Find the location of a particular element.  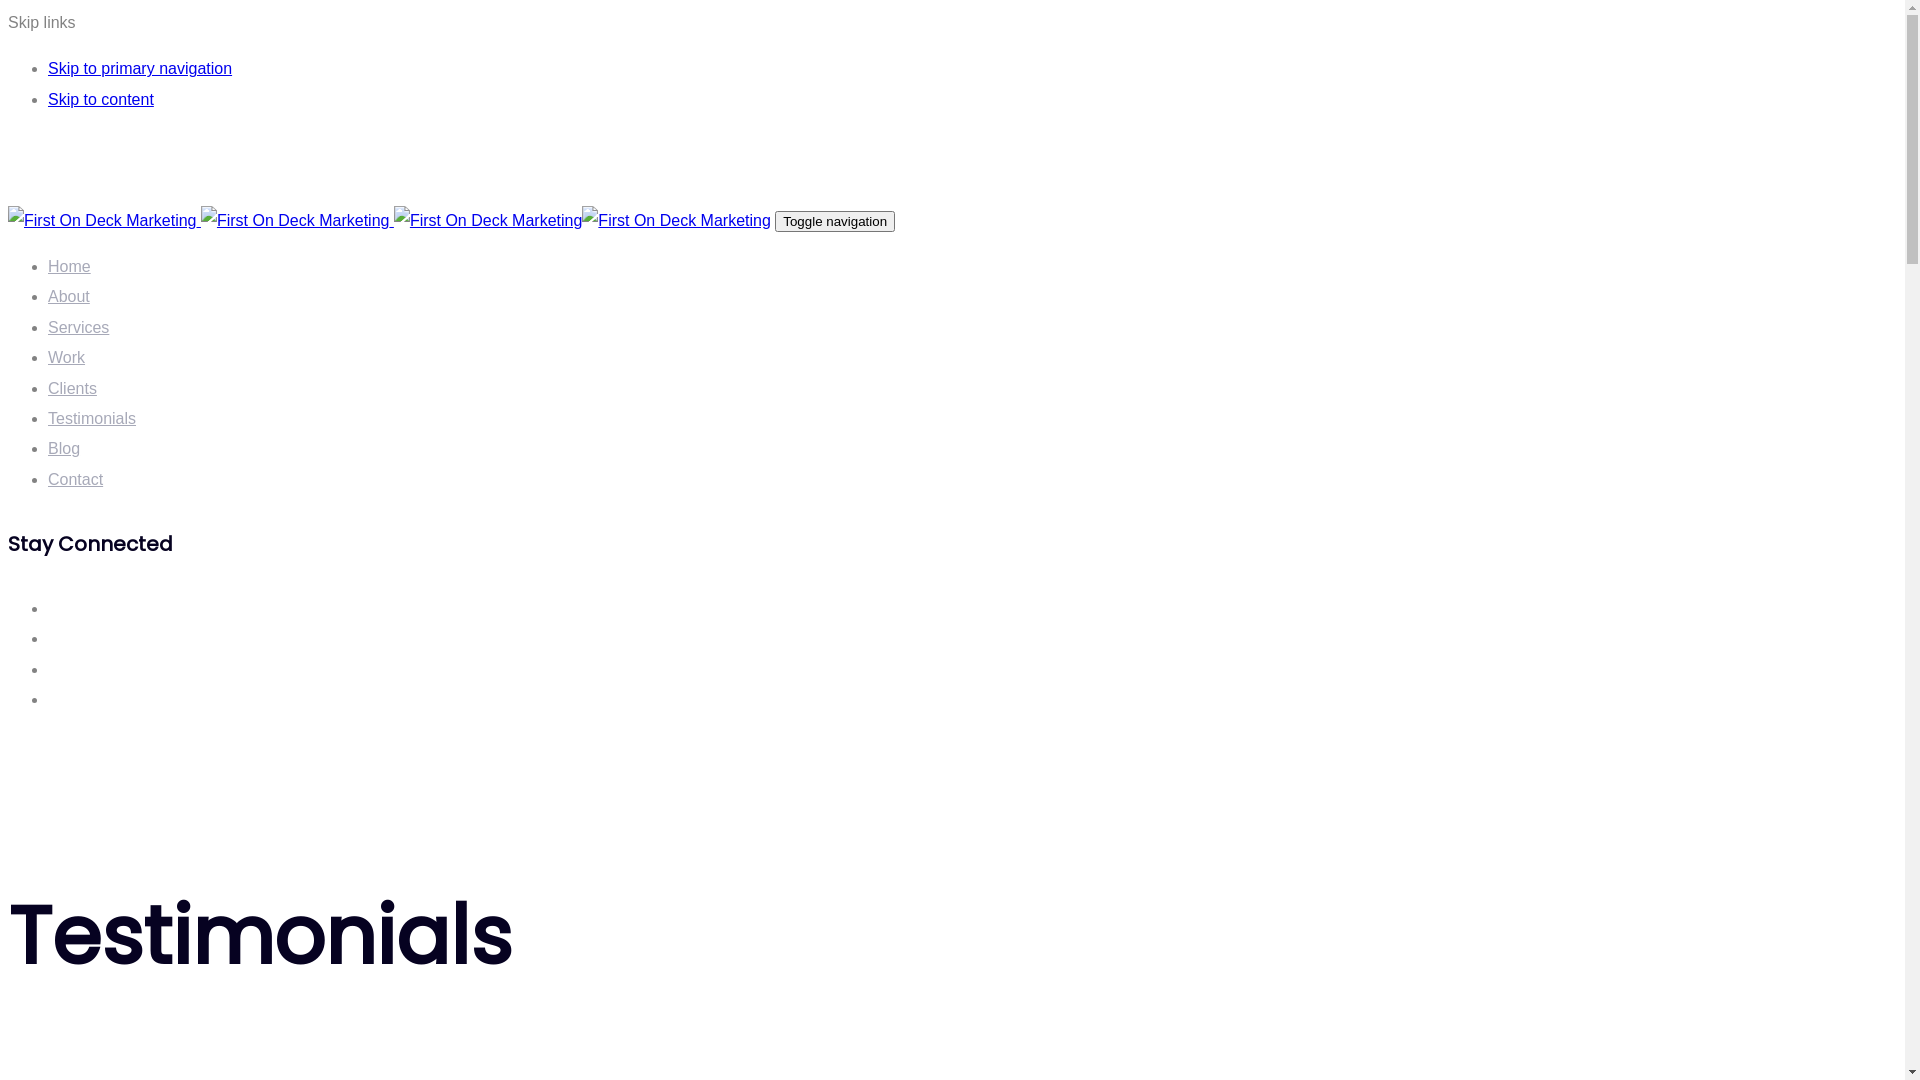

'Home' is located at coordinates (69, 265).